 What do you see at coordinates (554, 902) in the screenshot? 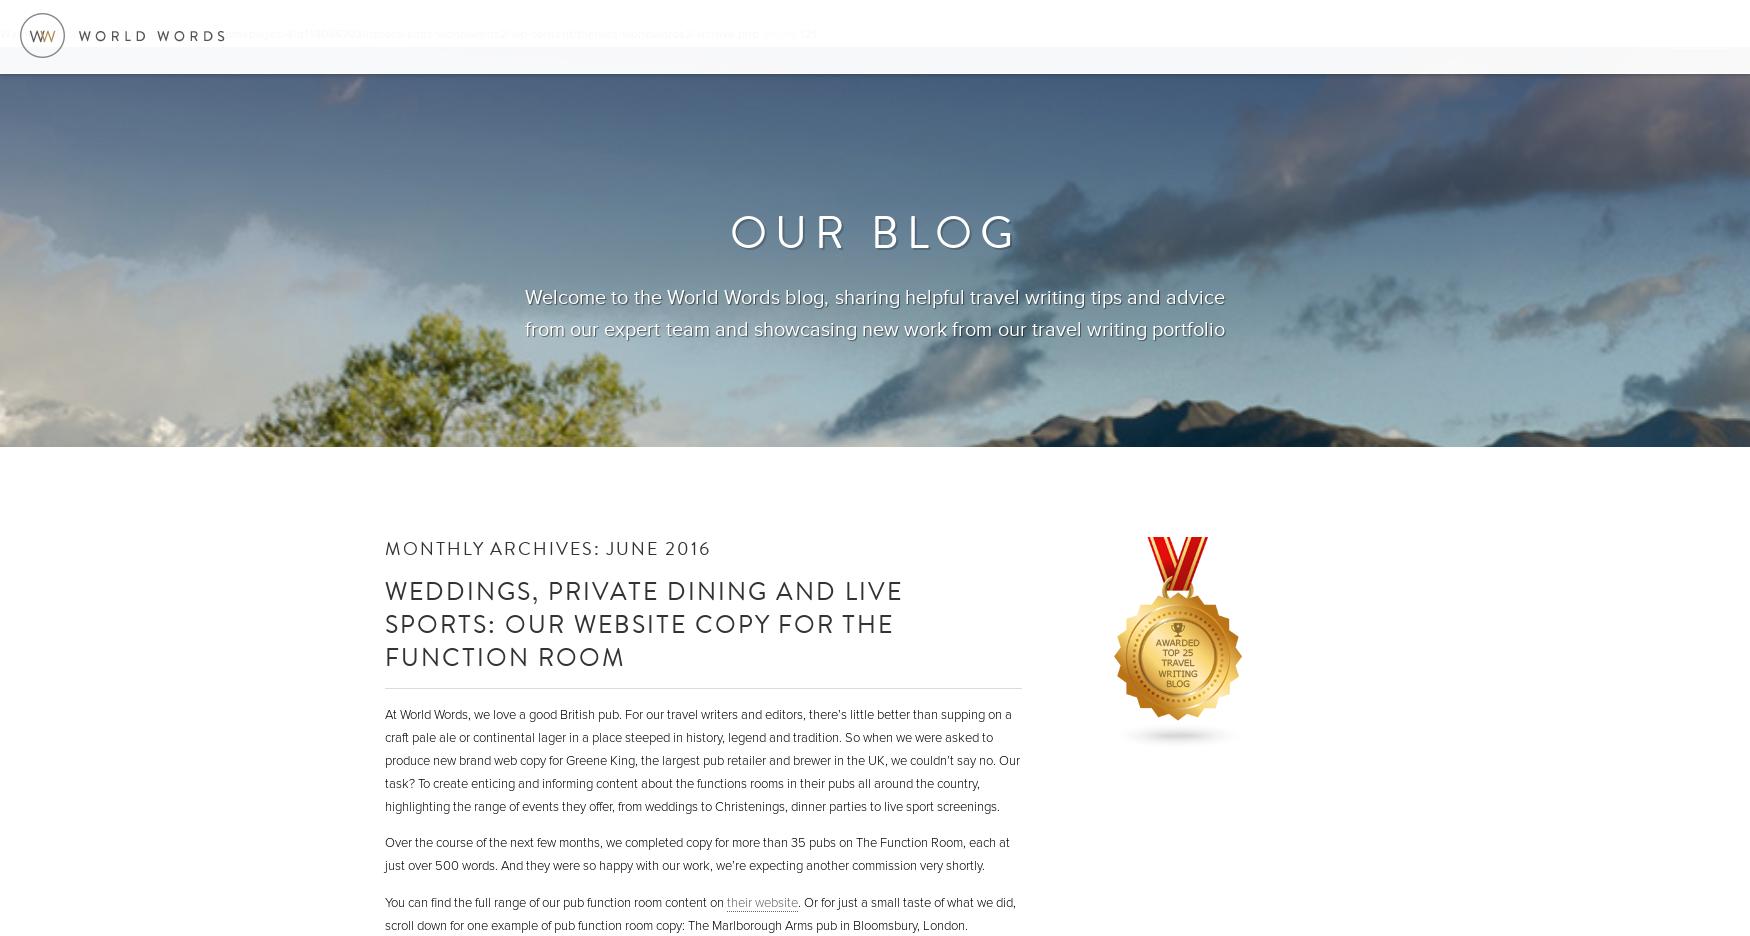
I see `'You can find the full range of our pub function room content on'` at bounding box center [554, 902].